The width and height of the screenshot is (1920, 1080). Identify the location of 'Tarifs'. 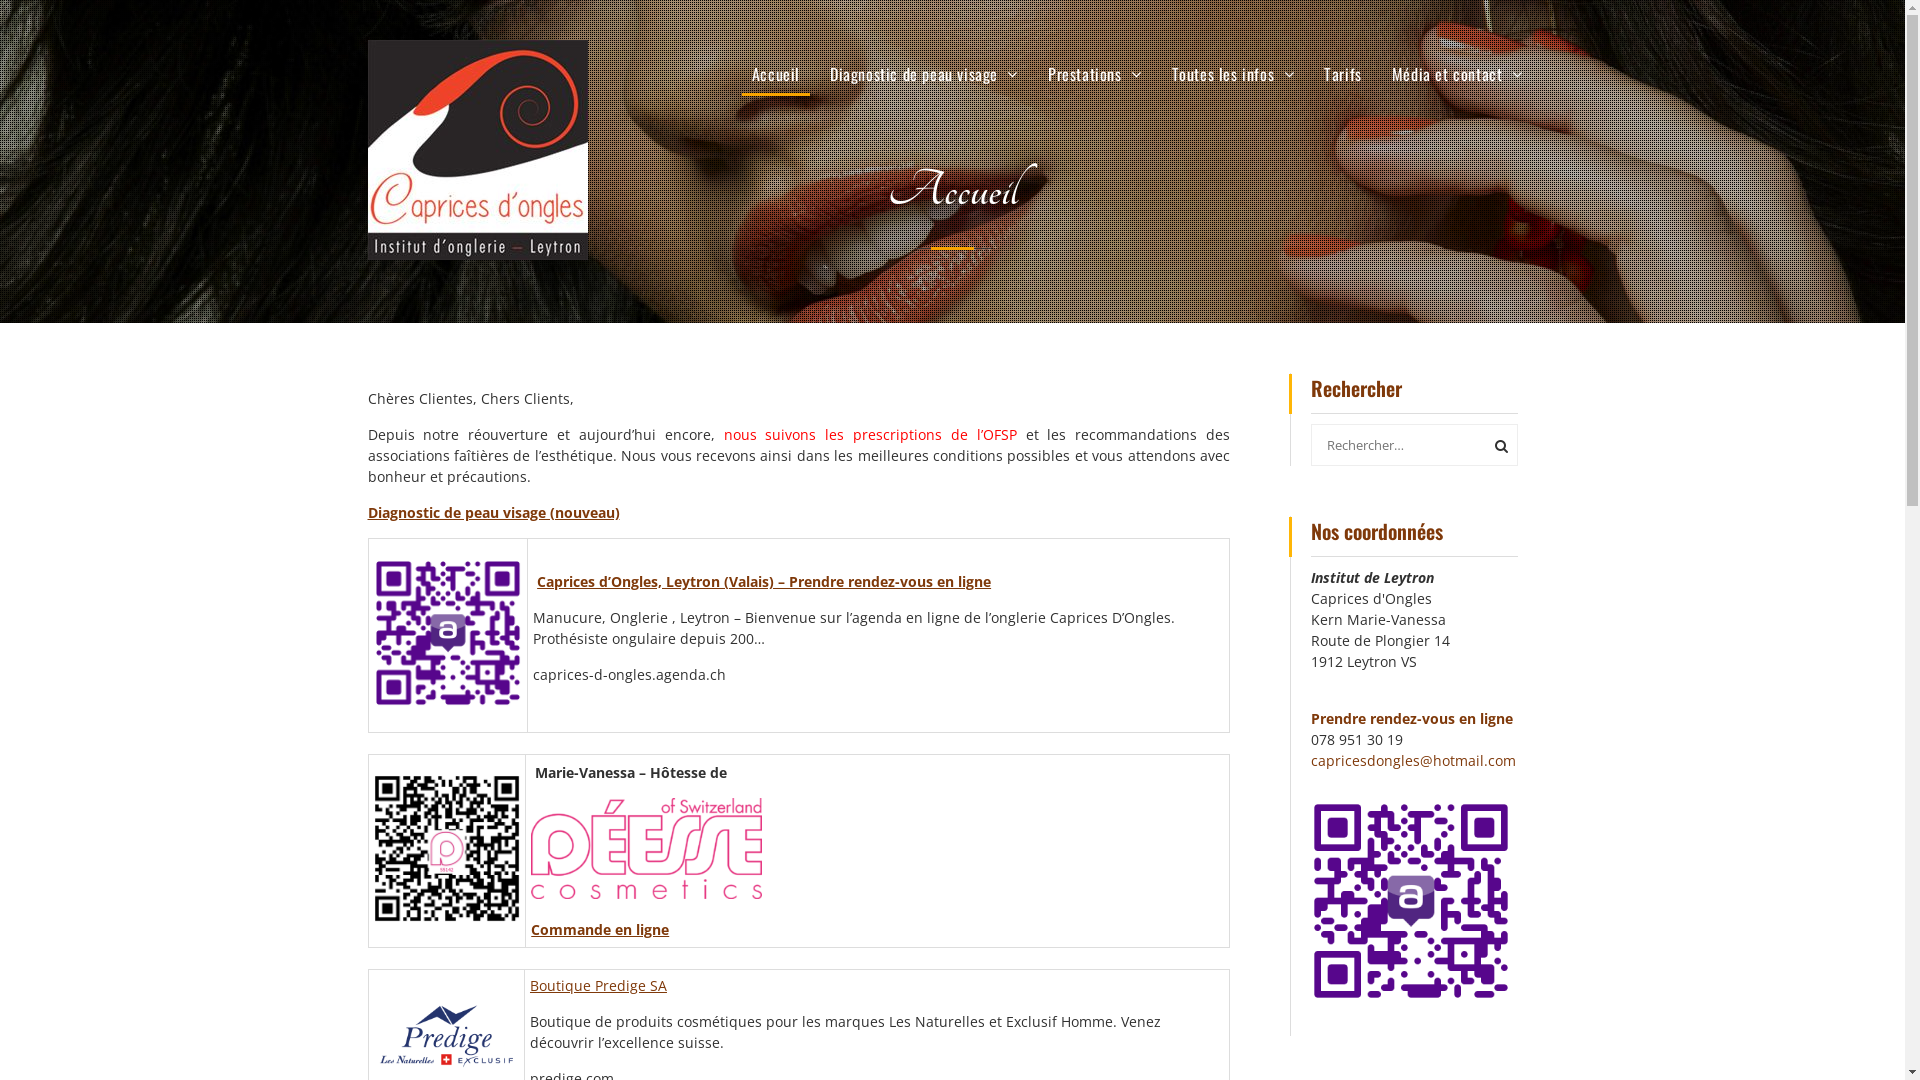
(1343, 72).